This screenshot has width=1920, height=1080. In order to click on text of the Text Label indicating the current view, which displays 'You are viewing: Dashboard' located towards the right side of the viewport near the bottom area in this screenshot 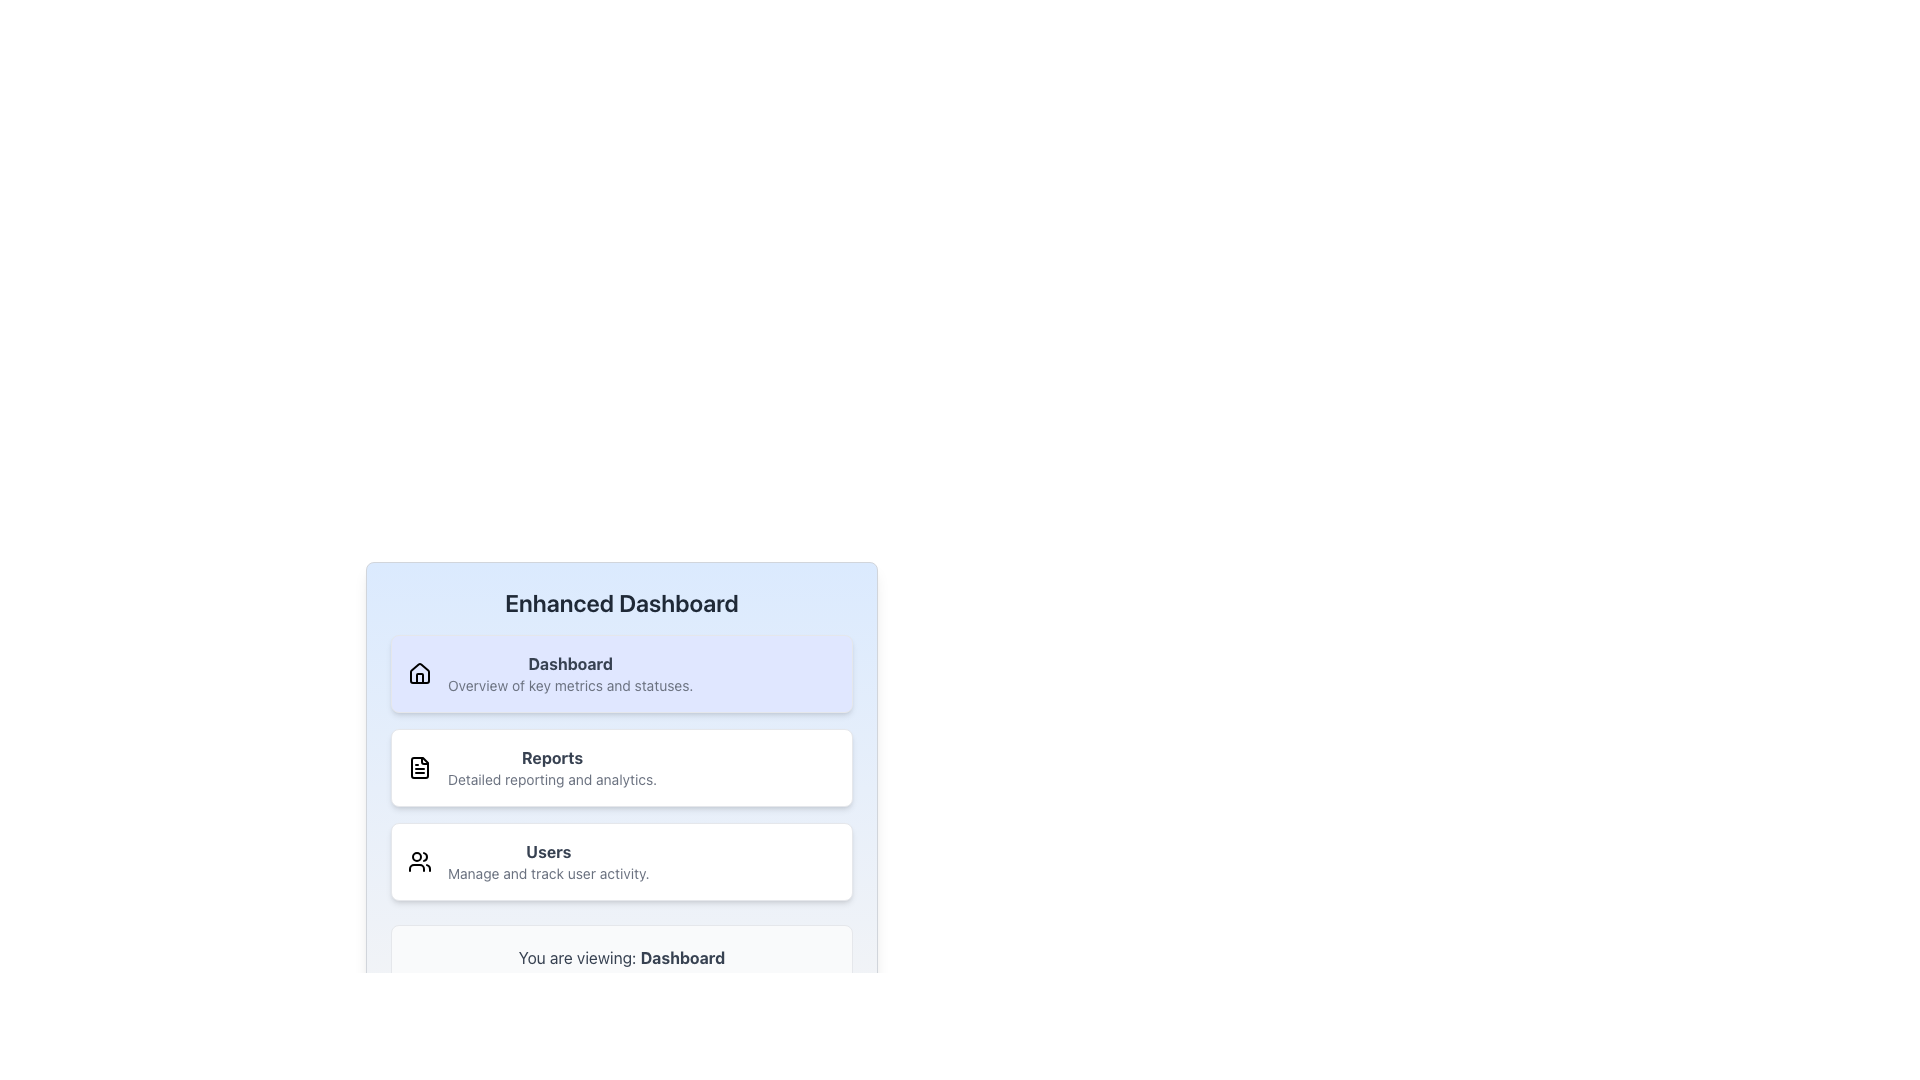, I will do `click(682, 956)`.